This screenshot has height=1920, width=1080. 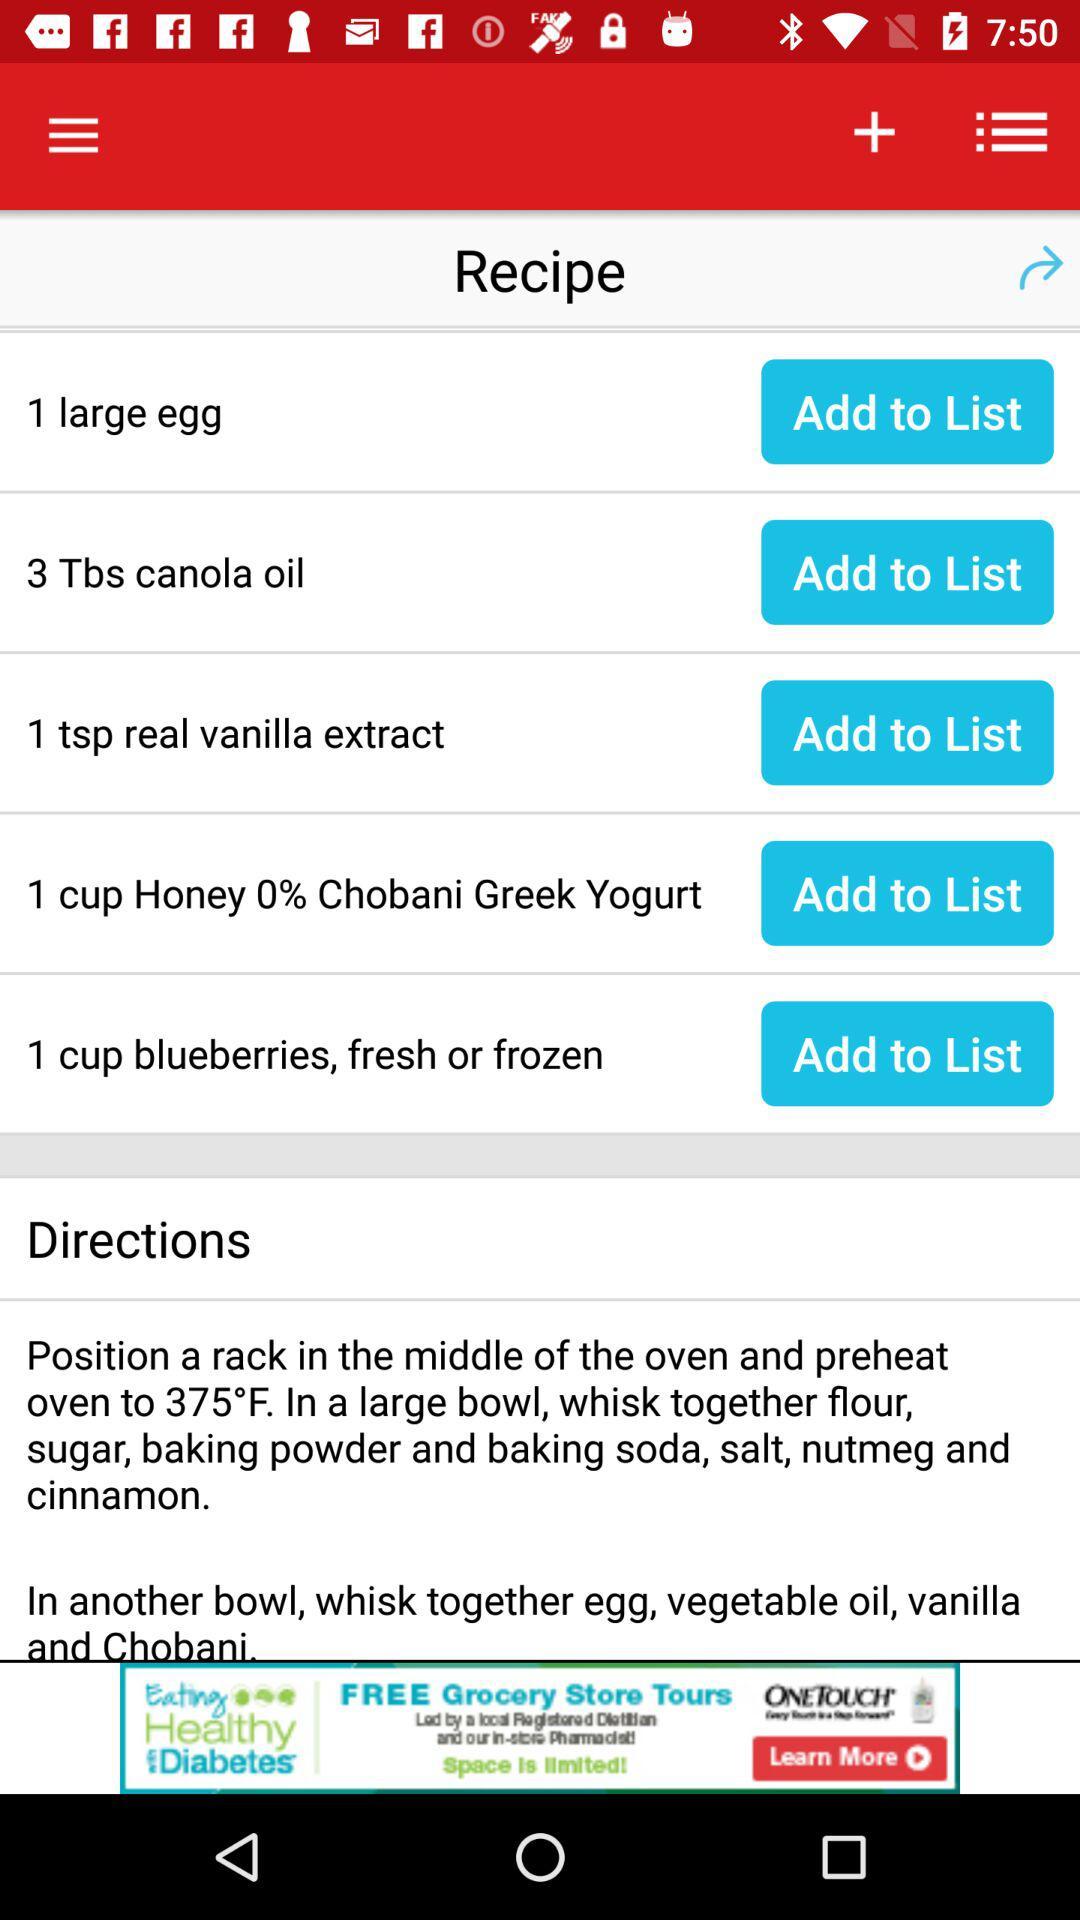 What do you see at coordinates (1039, 267) in the screenshot?
I see `arrow icon which is right to text recepie` at bounding box center [1039, 267].